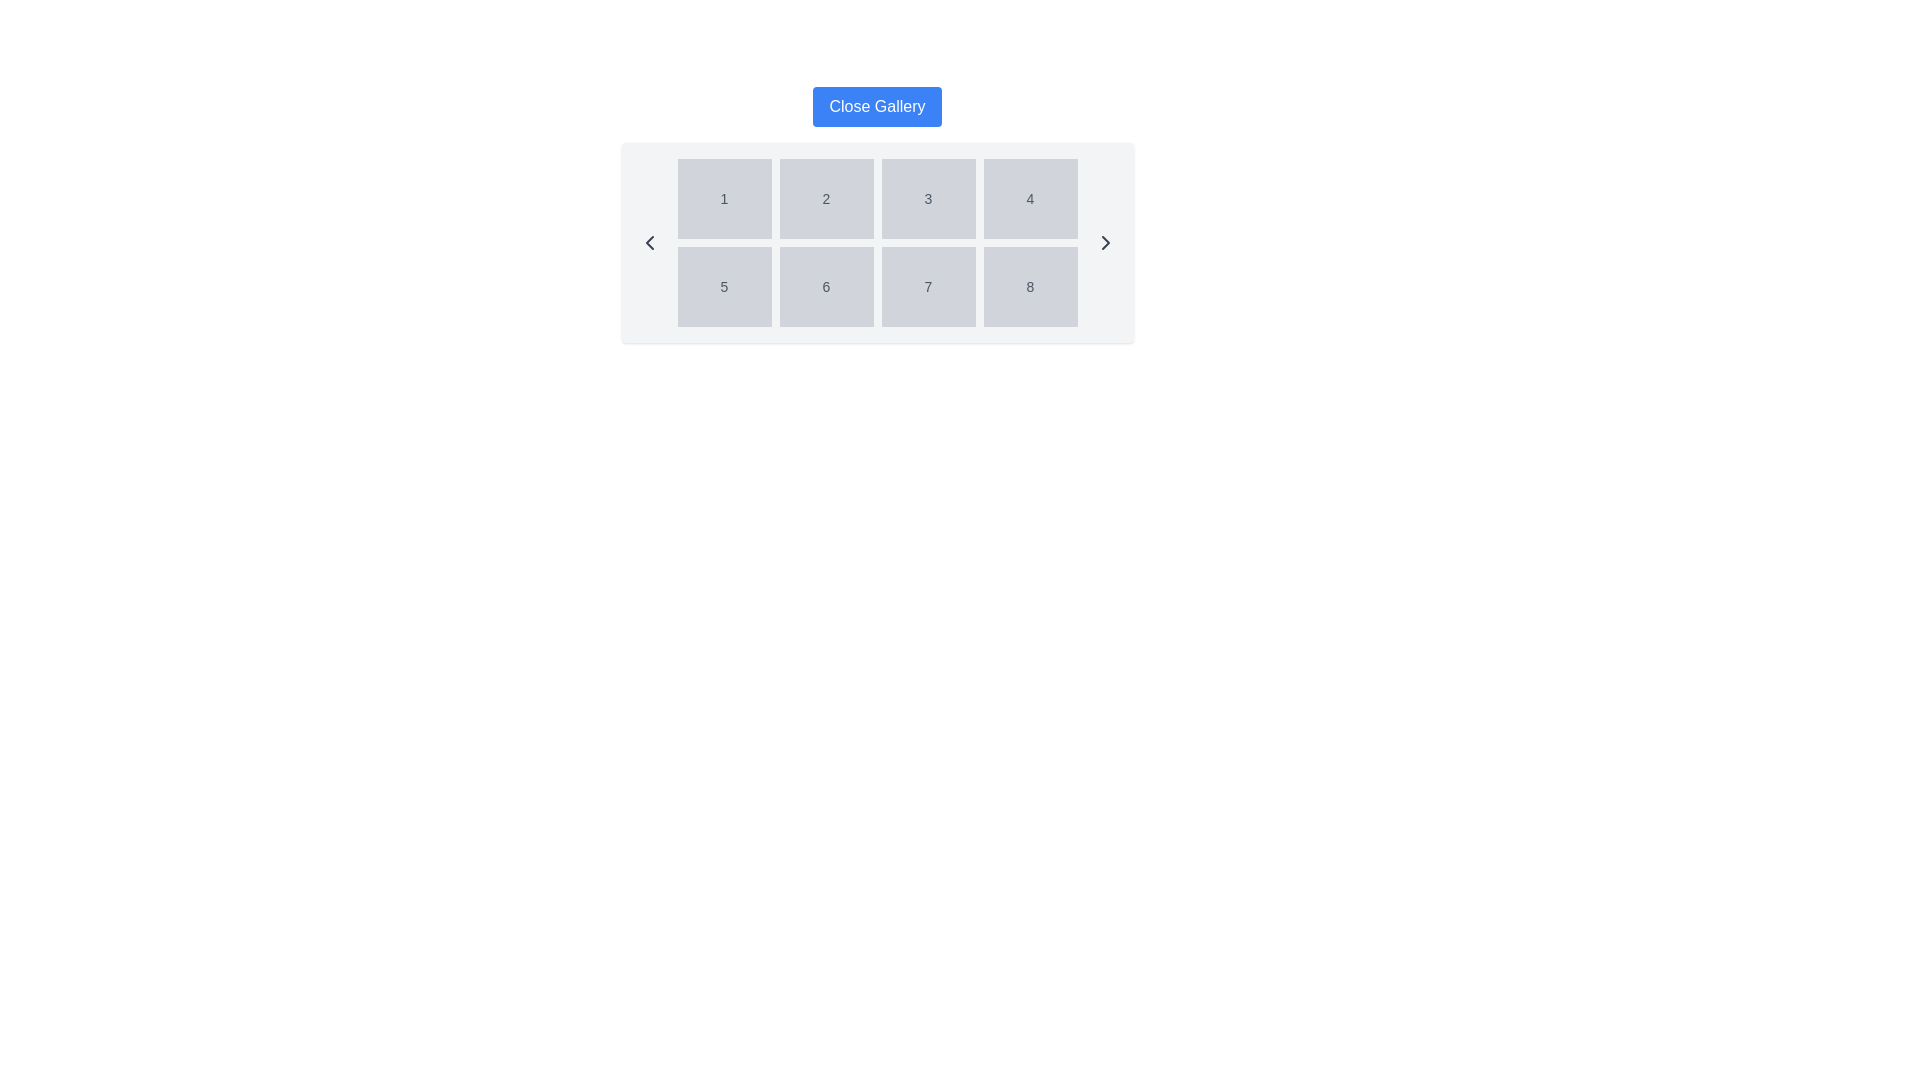 The height and width of the screenshot is (1080, 1920). What do you see at coordinates (649, 242) in the screenshot?
I see `the navigation icon located on the far left of the horizontally centered panel` at bounding box center [649, 242].